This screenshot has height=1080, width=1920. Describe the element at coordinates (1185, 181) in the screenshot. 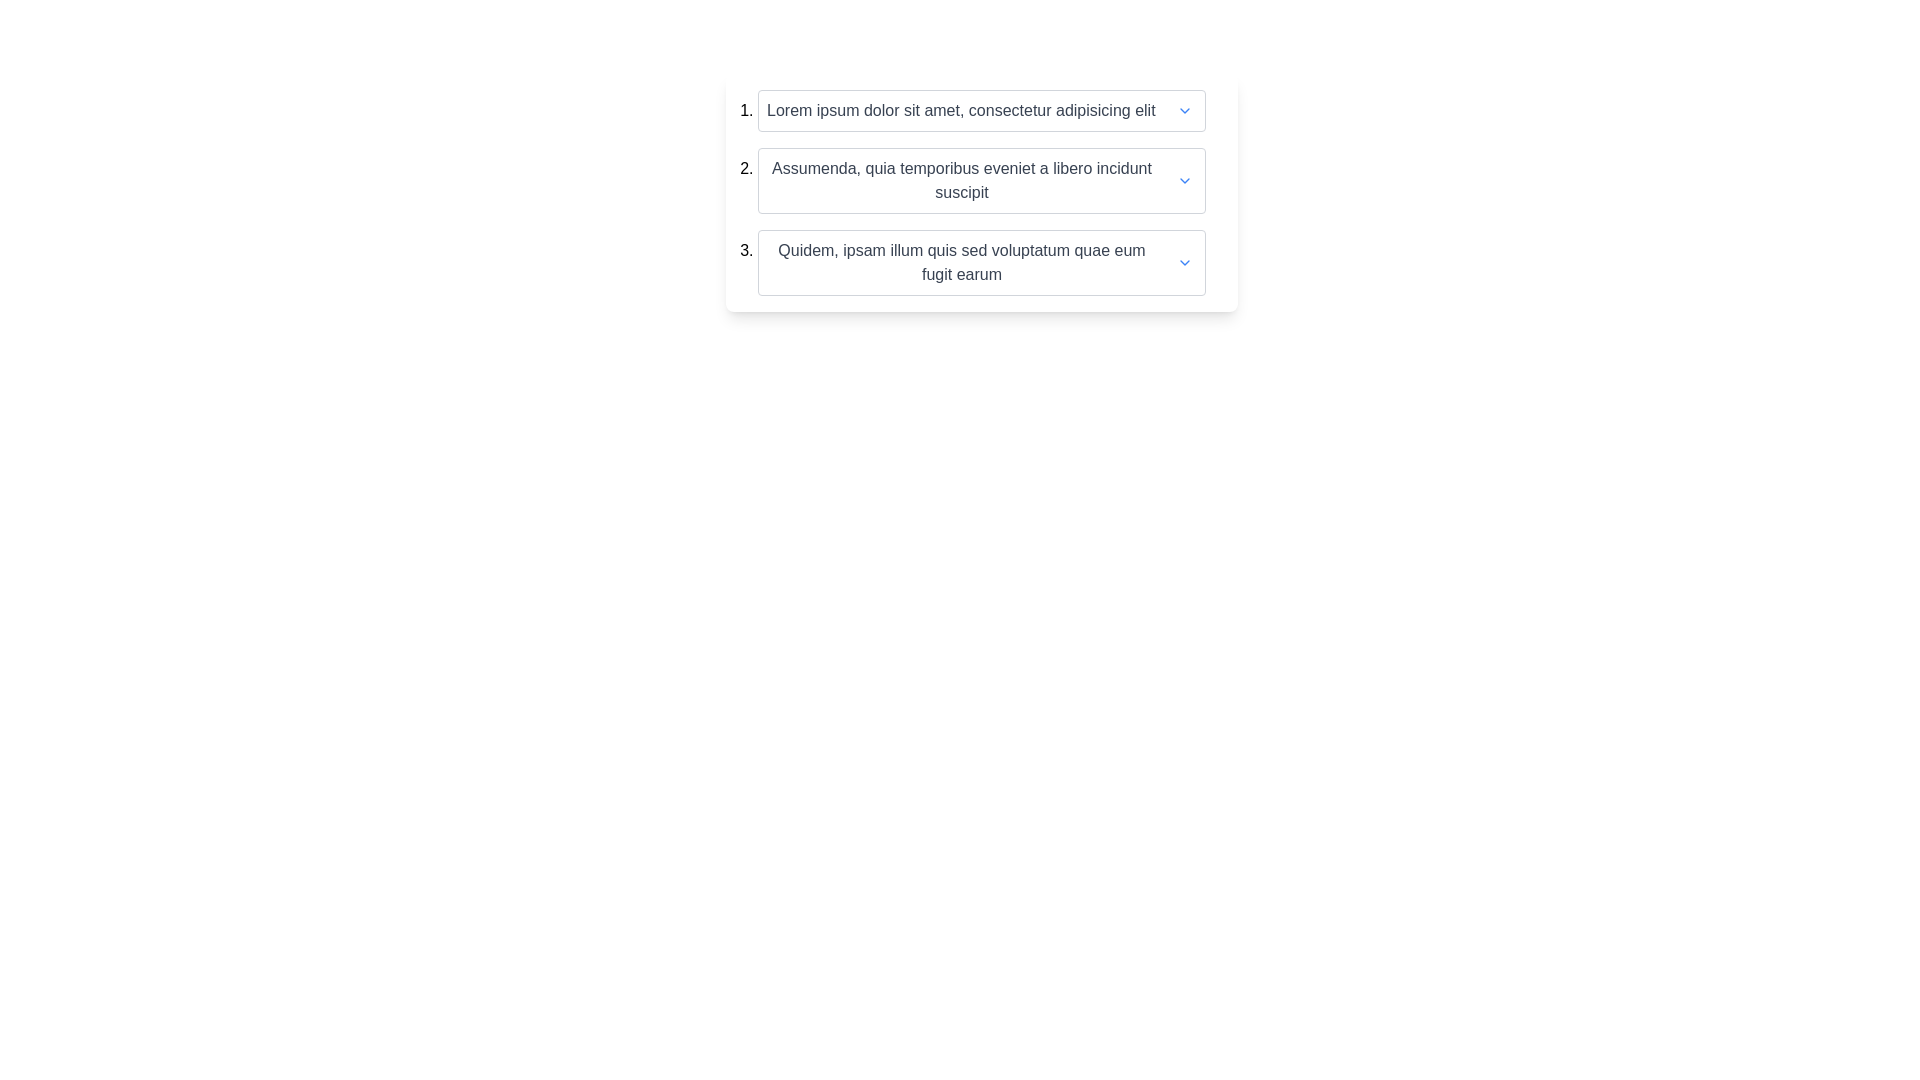

I see `the dropdown toggle icon located to the right of the text 'Assumenda, quia temporibus eveniet a libero incidunt suscipit'` at that location.